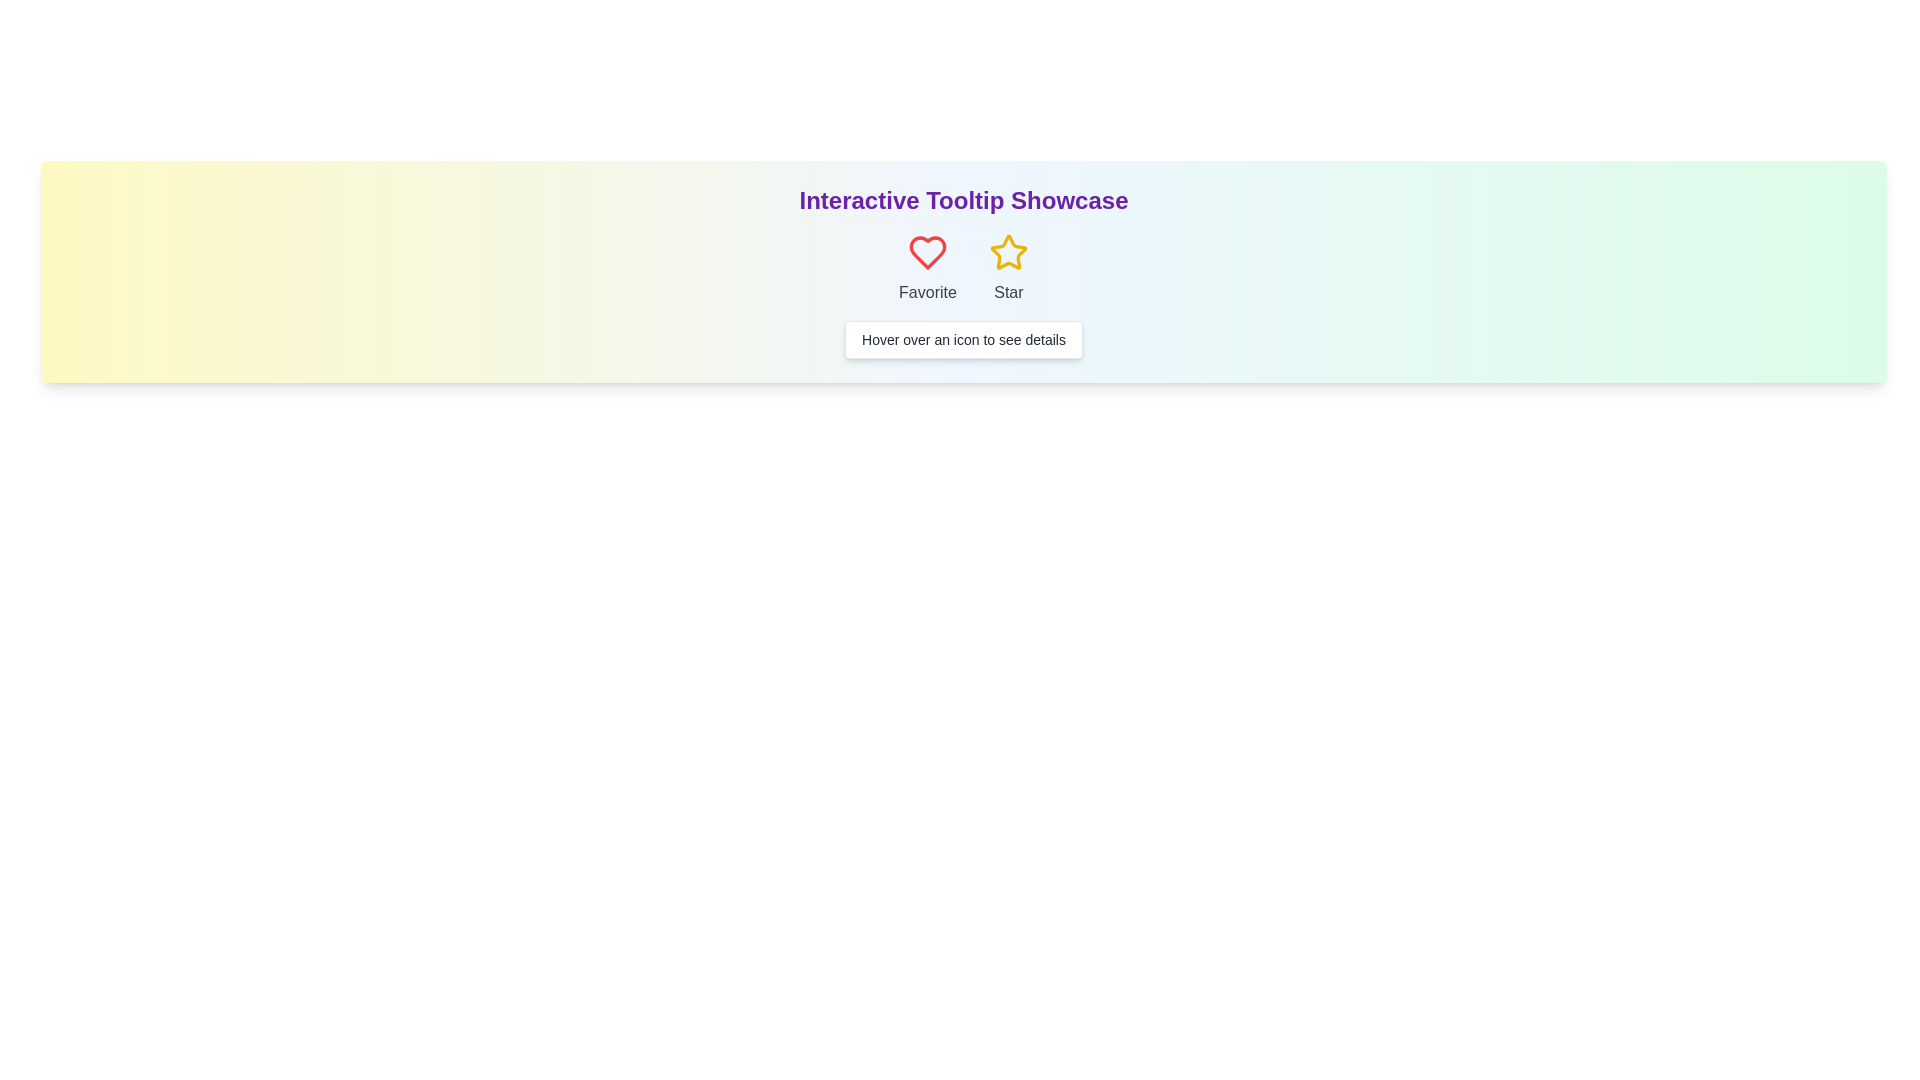 This screenshot has width=1920, height=1080. I want to click on the star icon with a hollow center, rendered in bright yellow, which is the second icon in the row, positioned to the right of the heart icon and under the 'Star' label text, so click(1008, 251).